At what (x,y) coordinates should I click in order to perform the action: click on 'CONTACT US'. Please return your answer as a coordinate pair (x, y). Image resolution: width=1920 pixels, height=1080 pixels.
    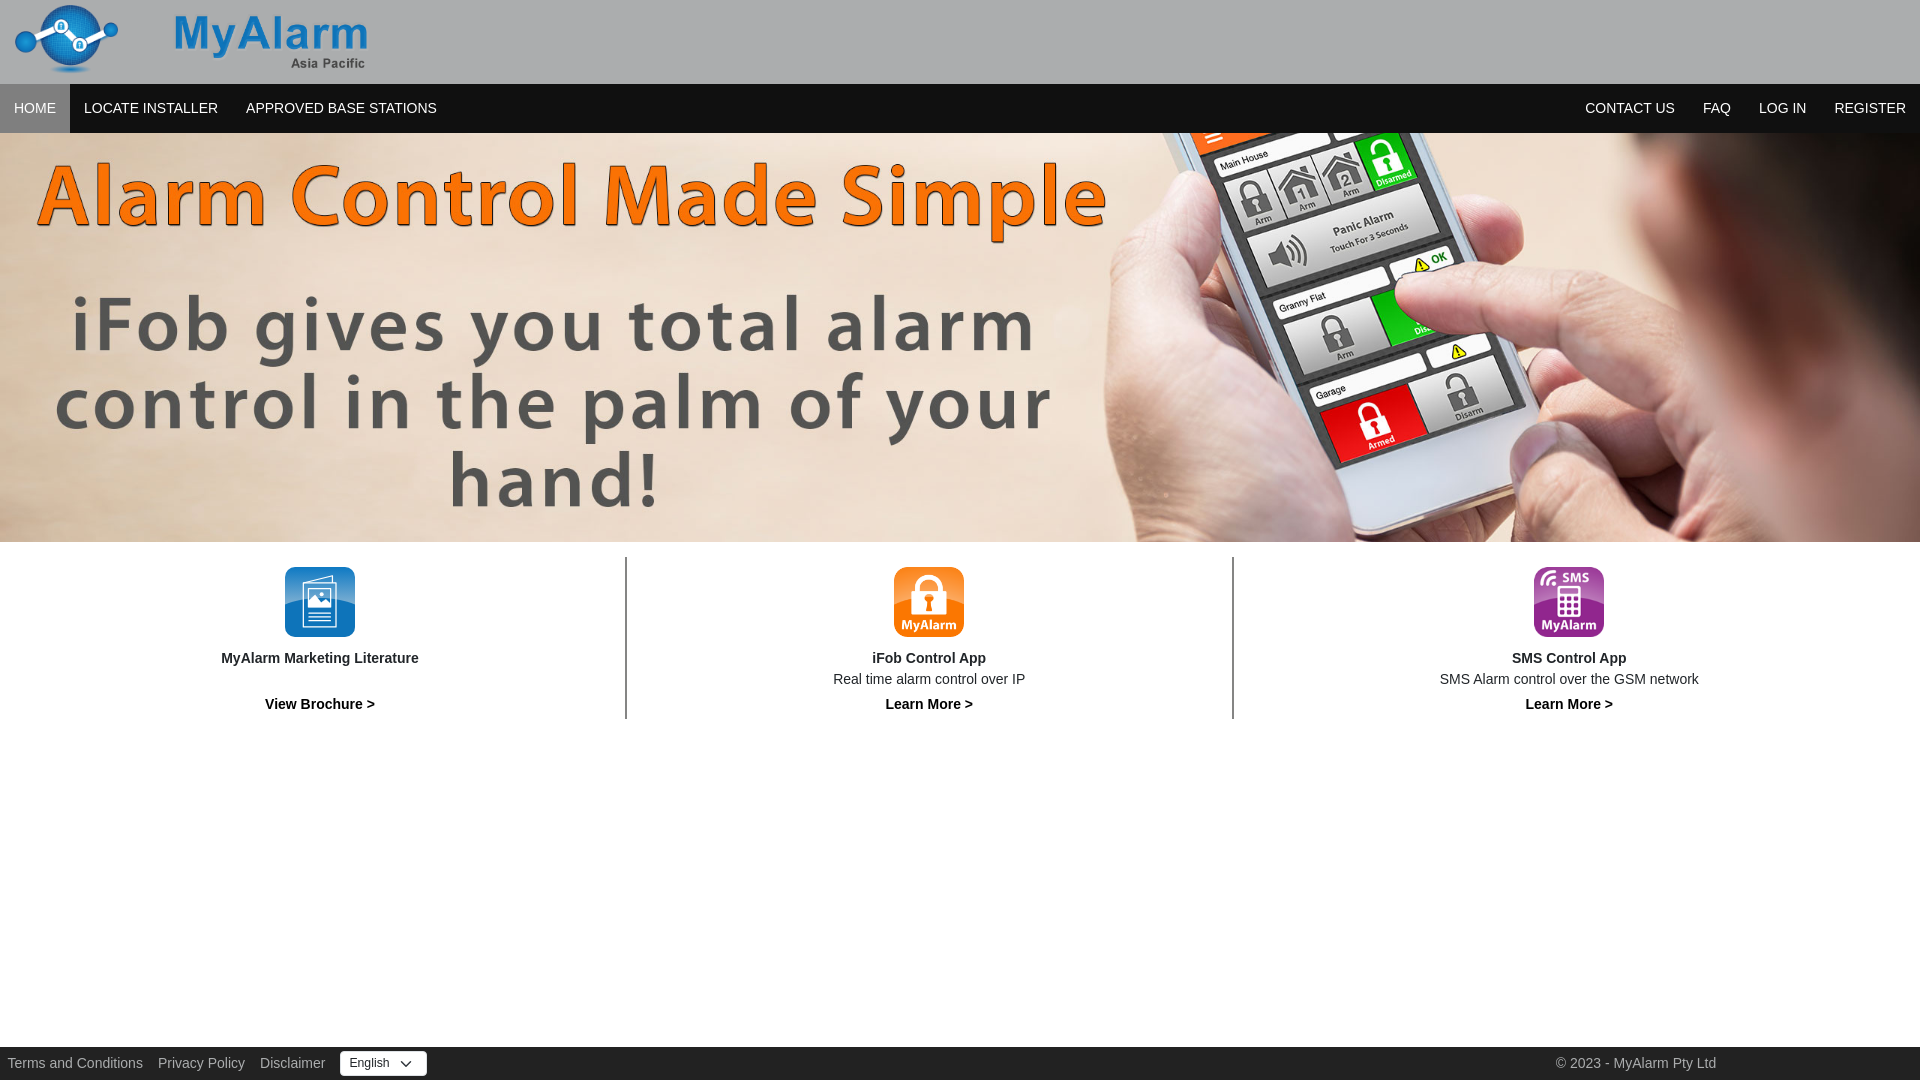
    Looking at the image, I should click on (1569, 108).